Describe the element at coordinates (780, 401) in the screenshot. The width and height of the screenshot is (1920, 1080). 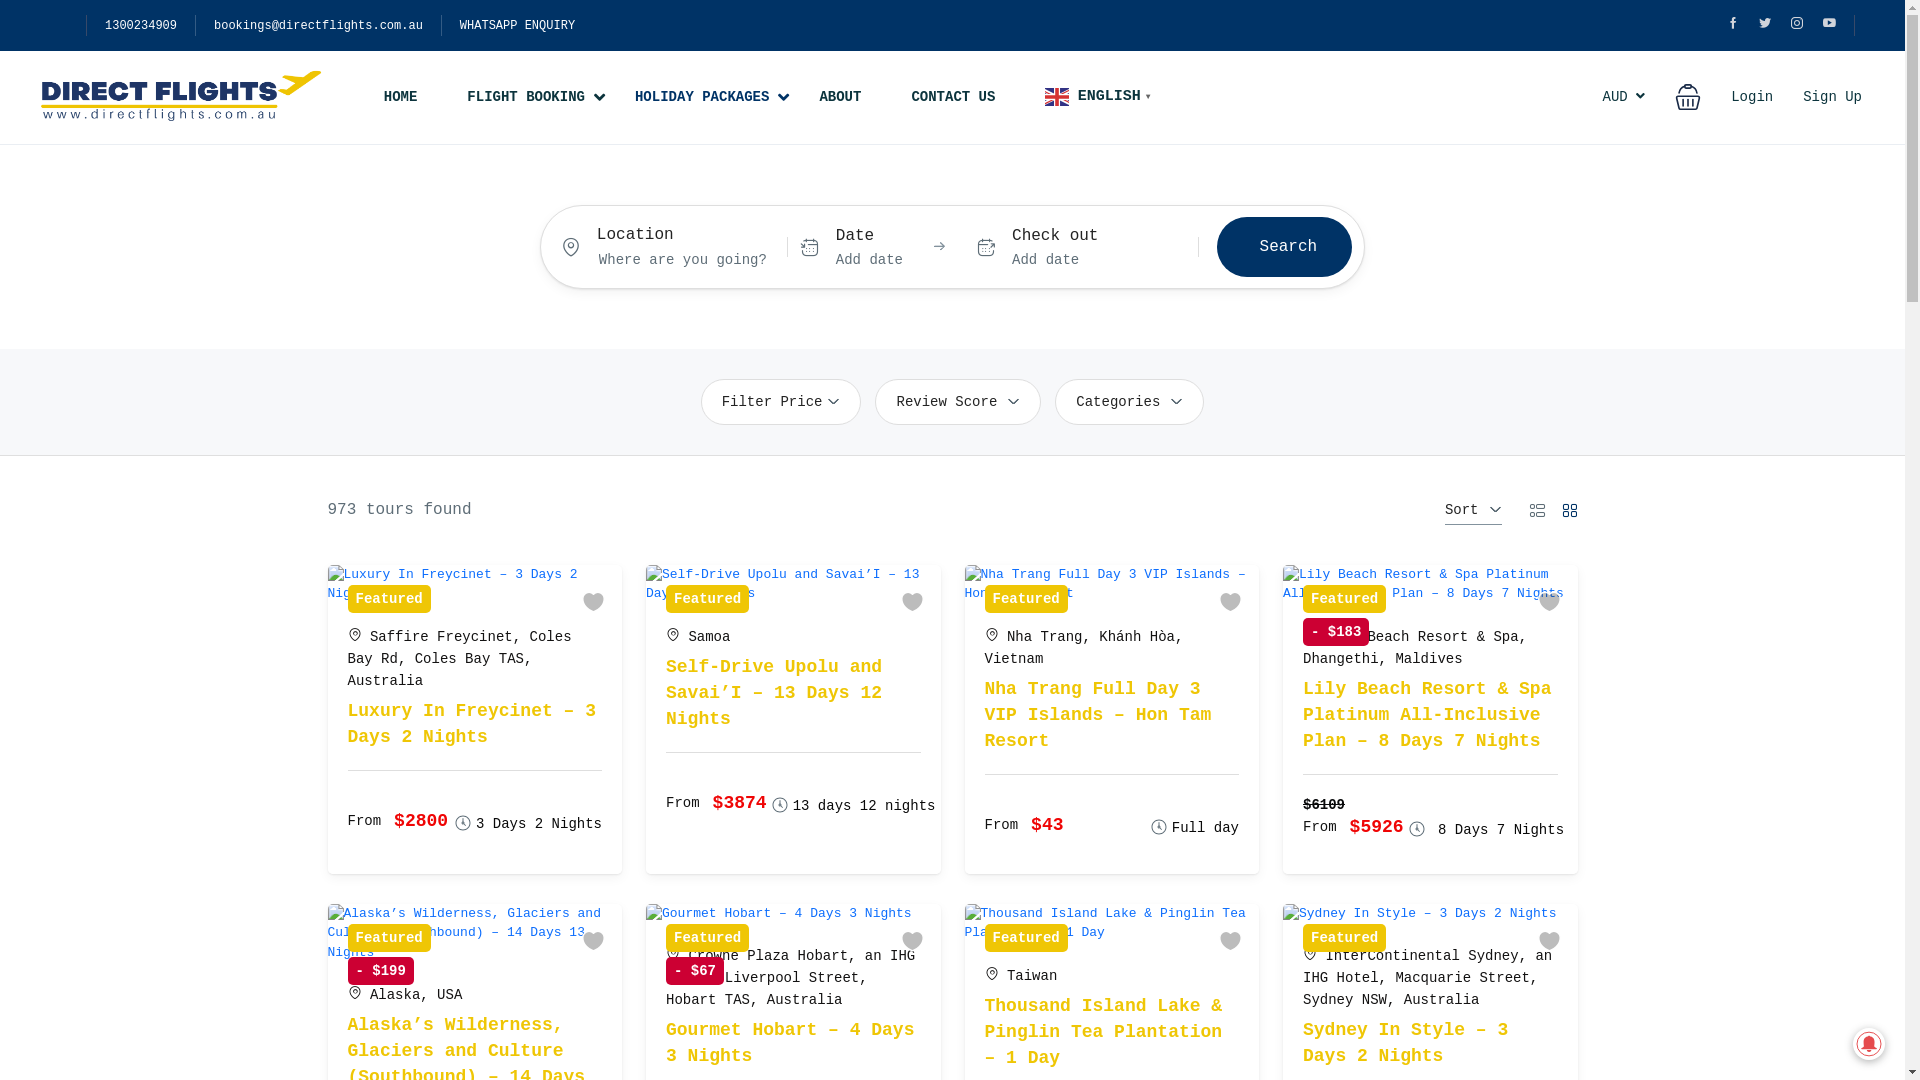
I see `'Filter Price'` at that location.